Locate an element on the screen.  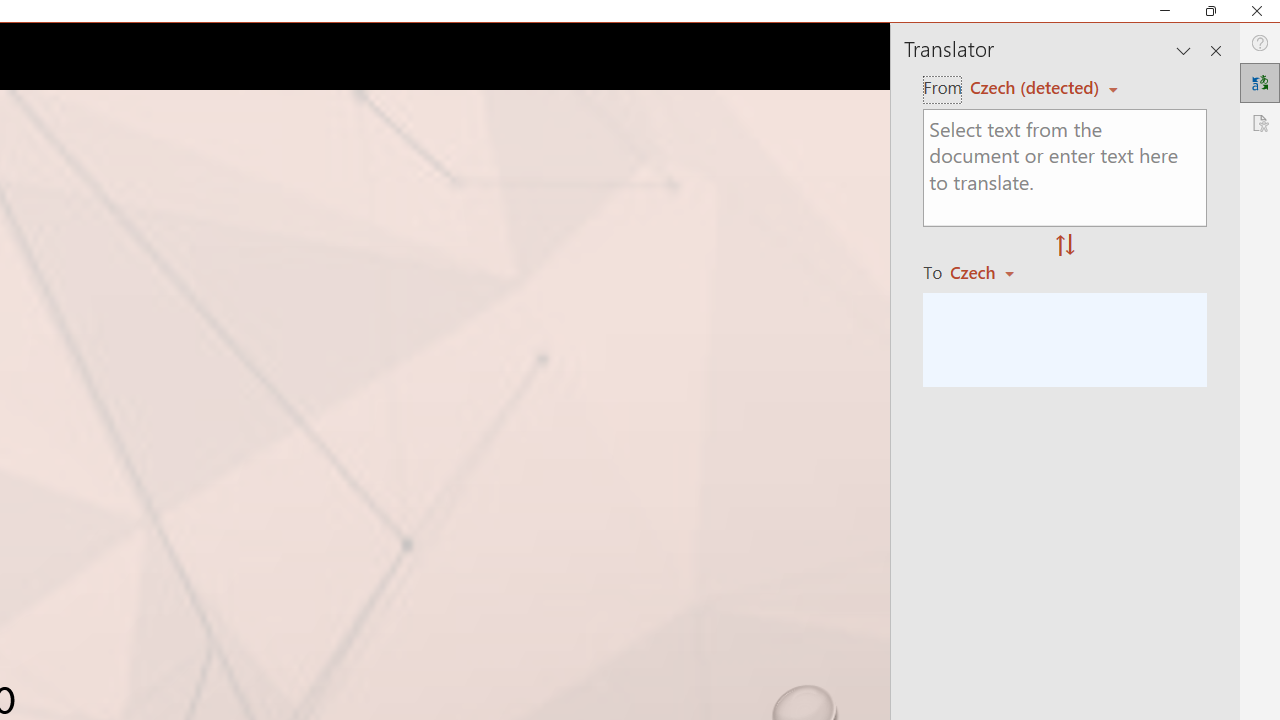
'Swap "from" and "to" languages.' is located at coordinates (1064, 244).